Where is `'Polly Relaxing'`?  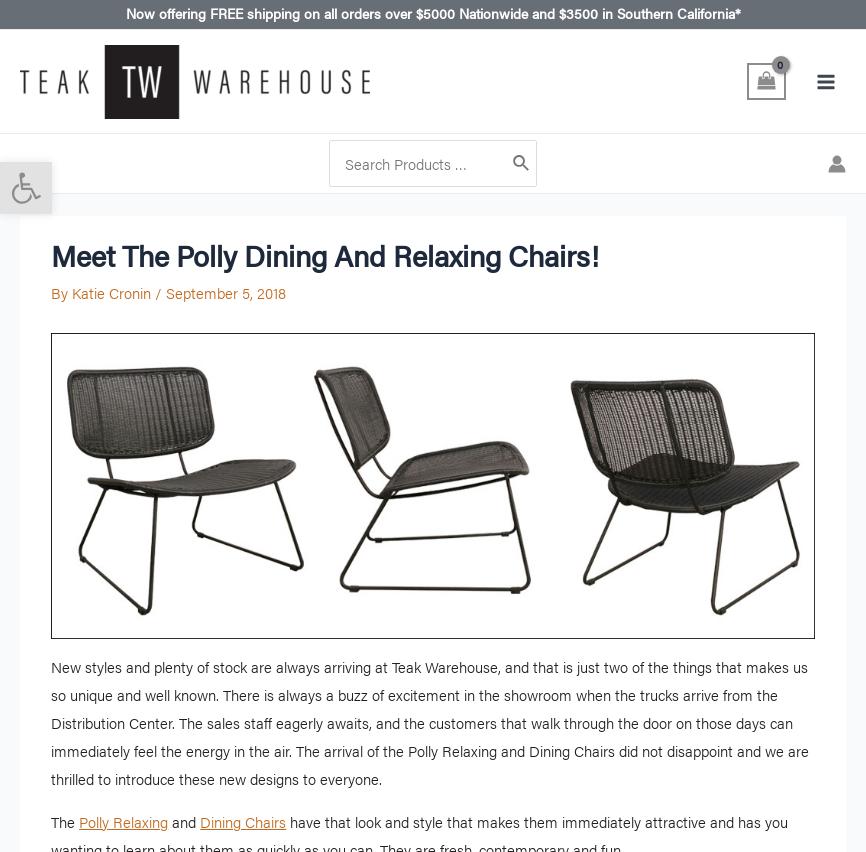 'Polly Relaxing' is located at coordinates (123, 820).